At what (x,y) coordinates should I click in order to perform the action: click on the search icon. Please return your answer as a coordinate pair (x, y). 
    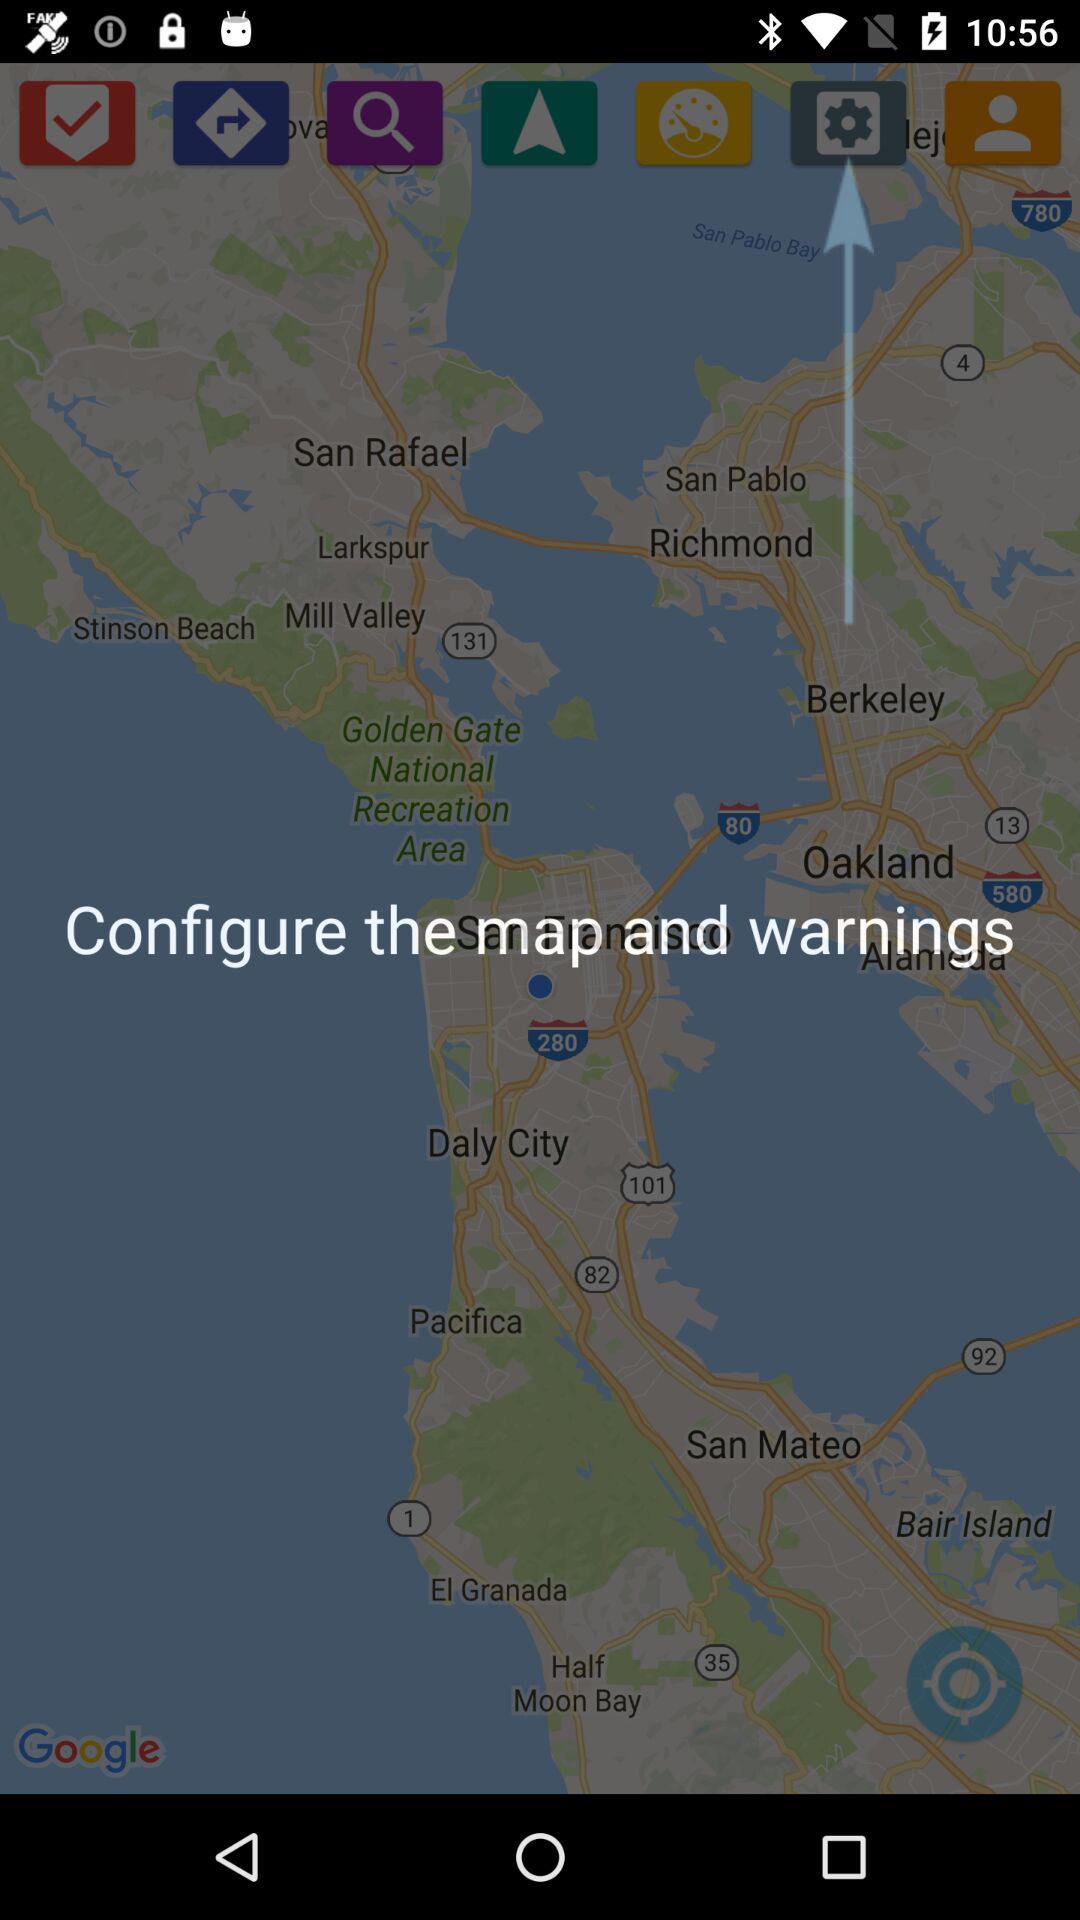
    Looking at the image, I should click on (384, 121).